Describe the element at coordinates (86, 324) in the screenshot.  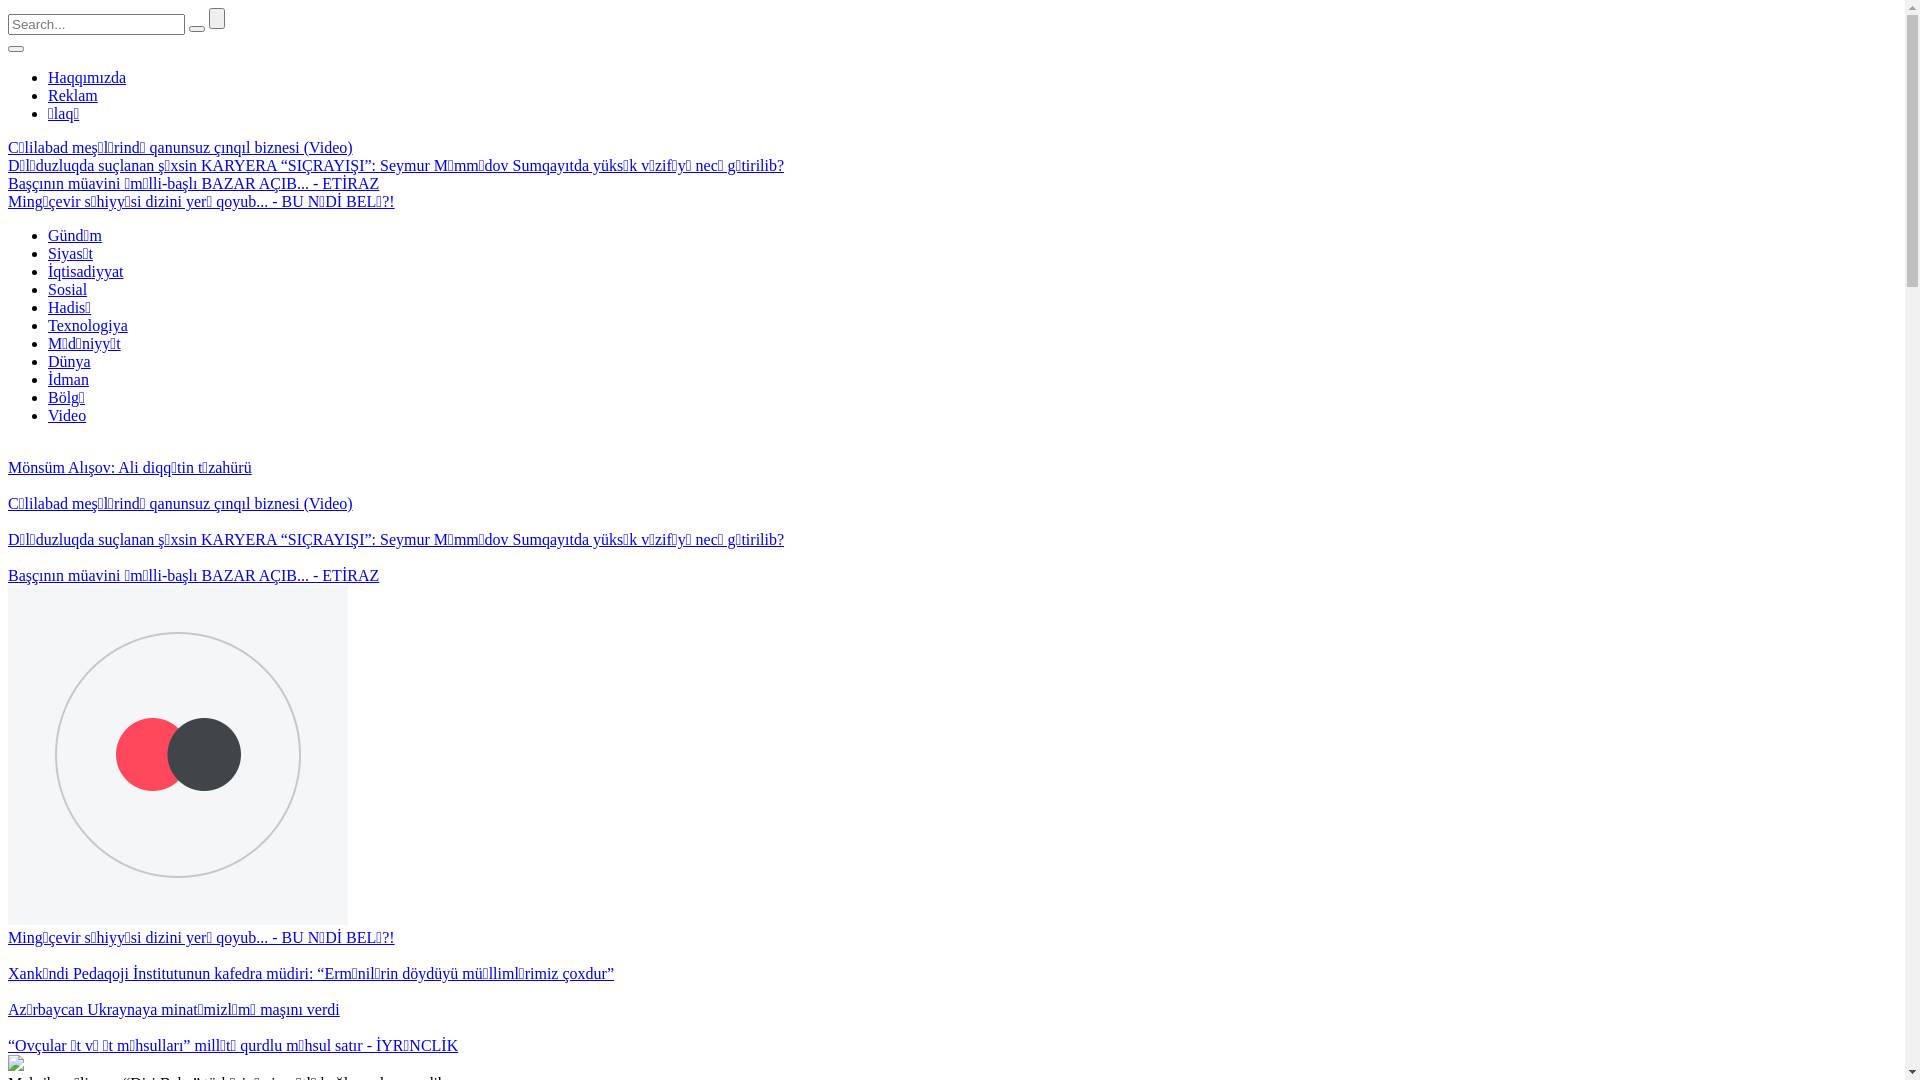
I see `'Texnologiya'` at that location.